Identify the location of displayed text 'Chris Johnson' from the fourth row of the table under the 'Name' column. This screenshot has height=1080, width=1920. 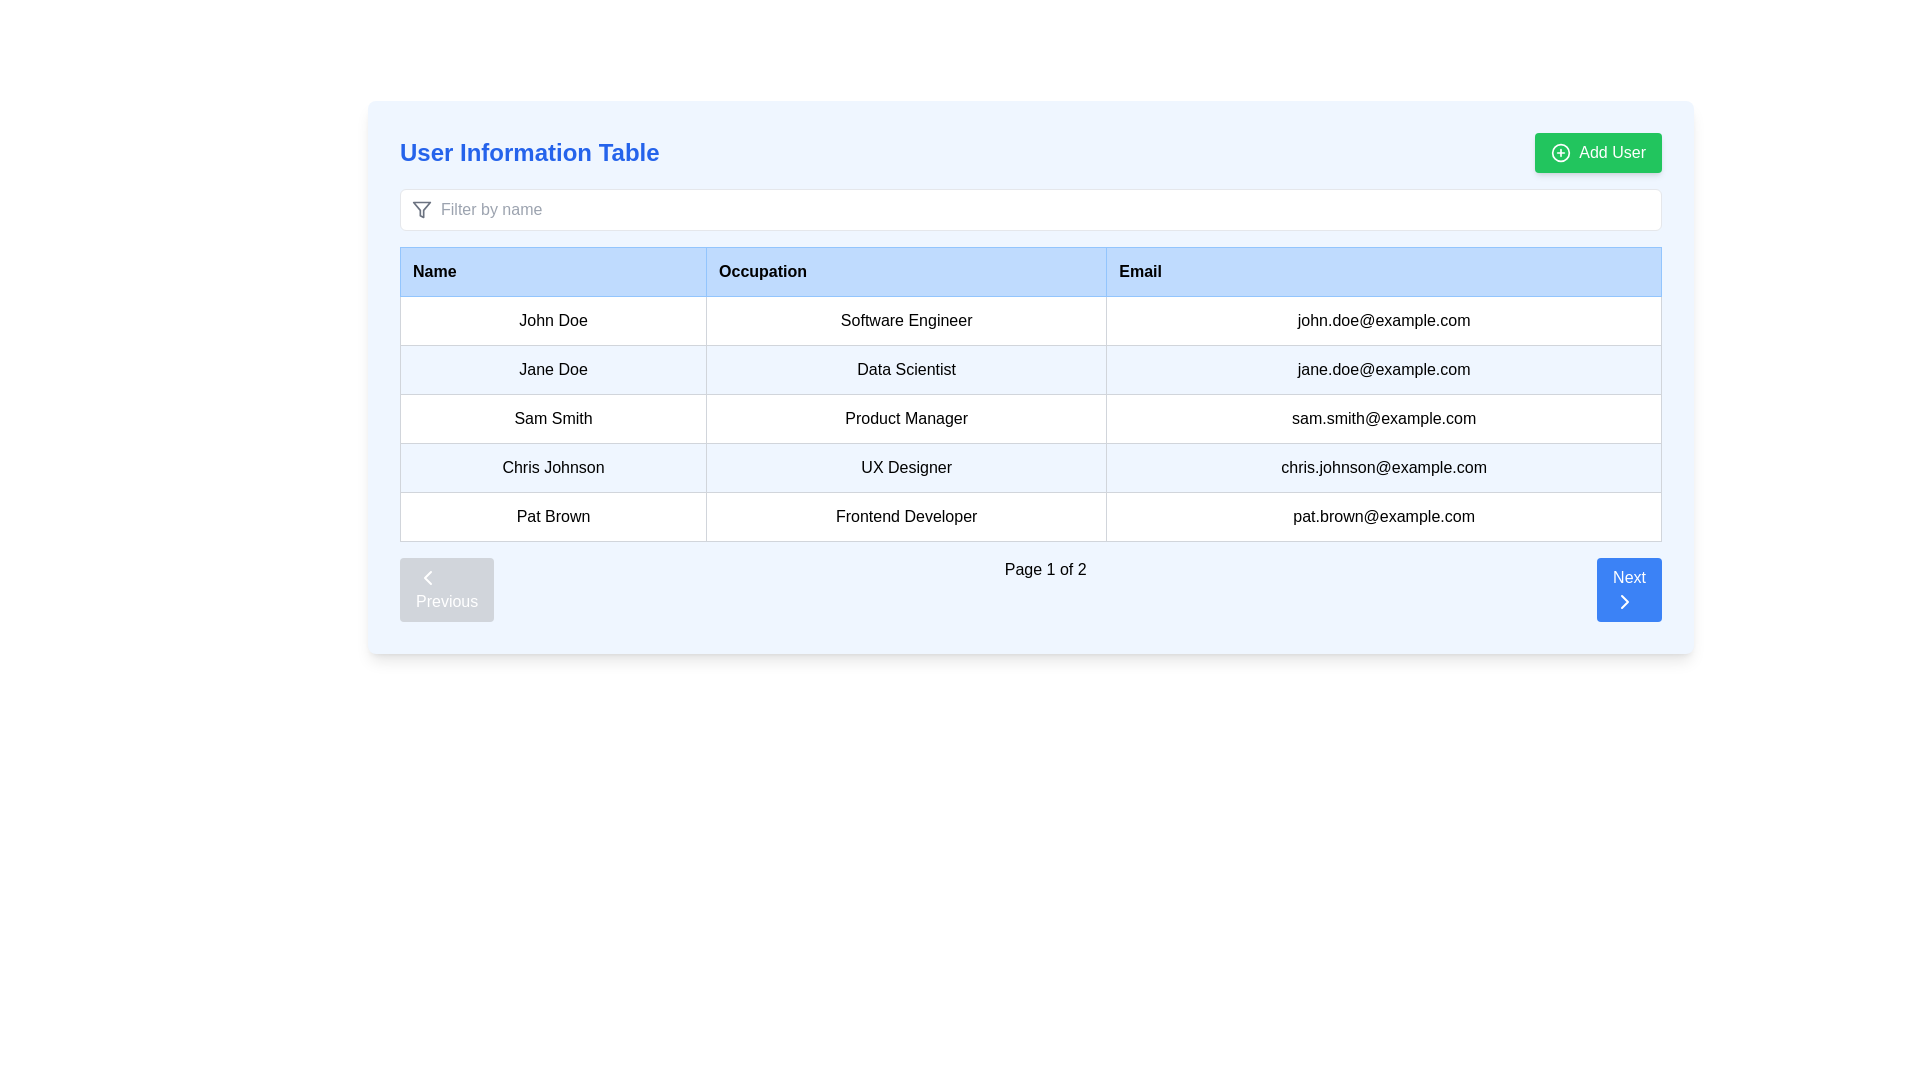
(553, 467).